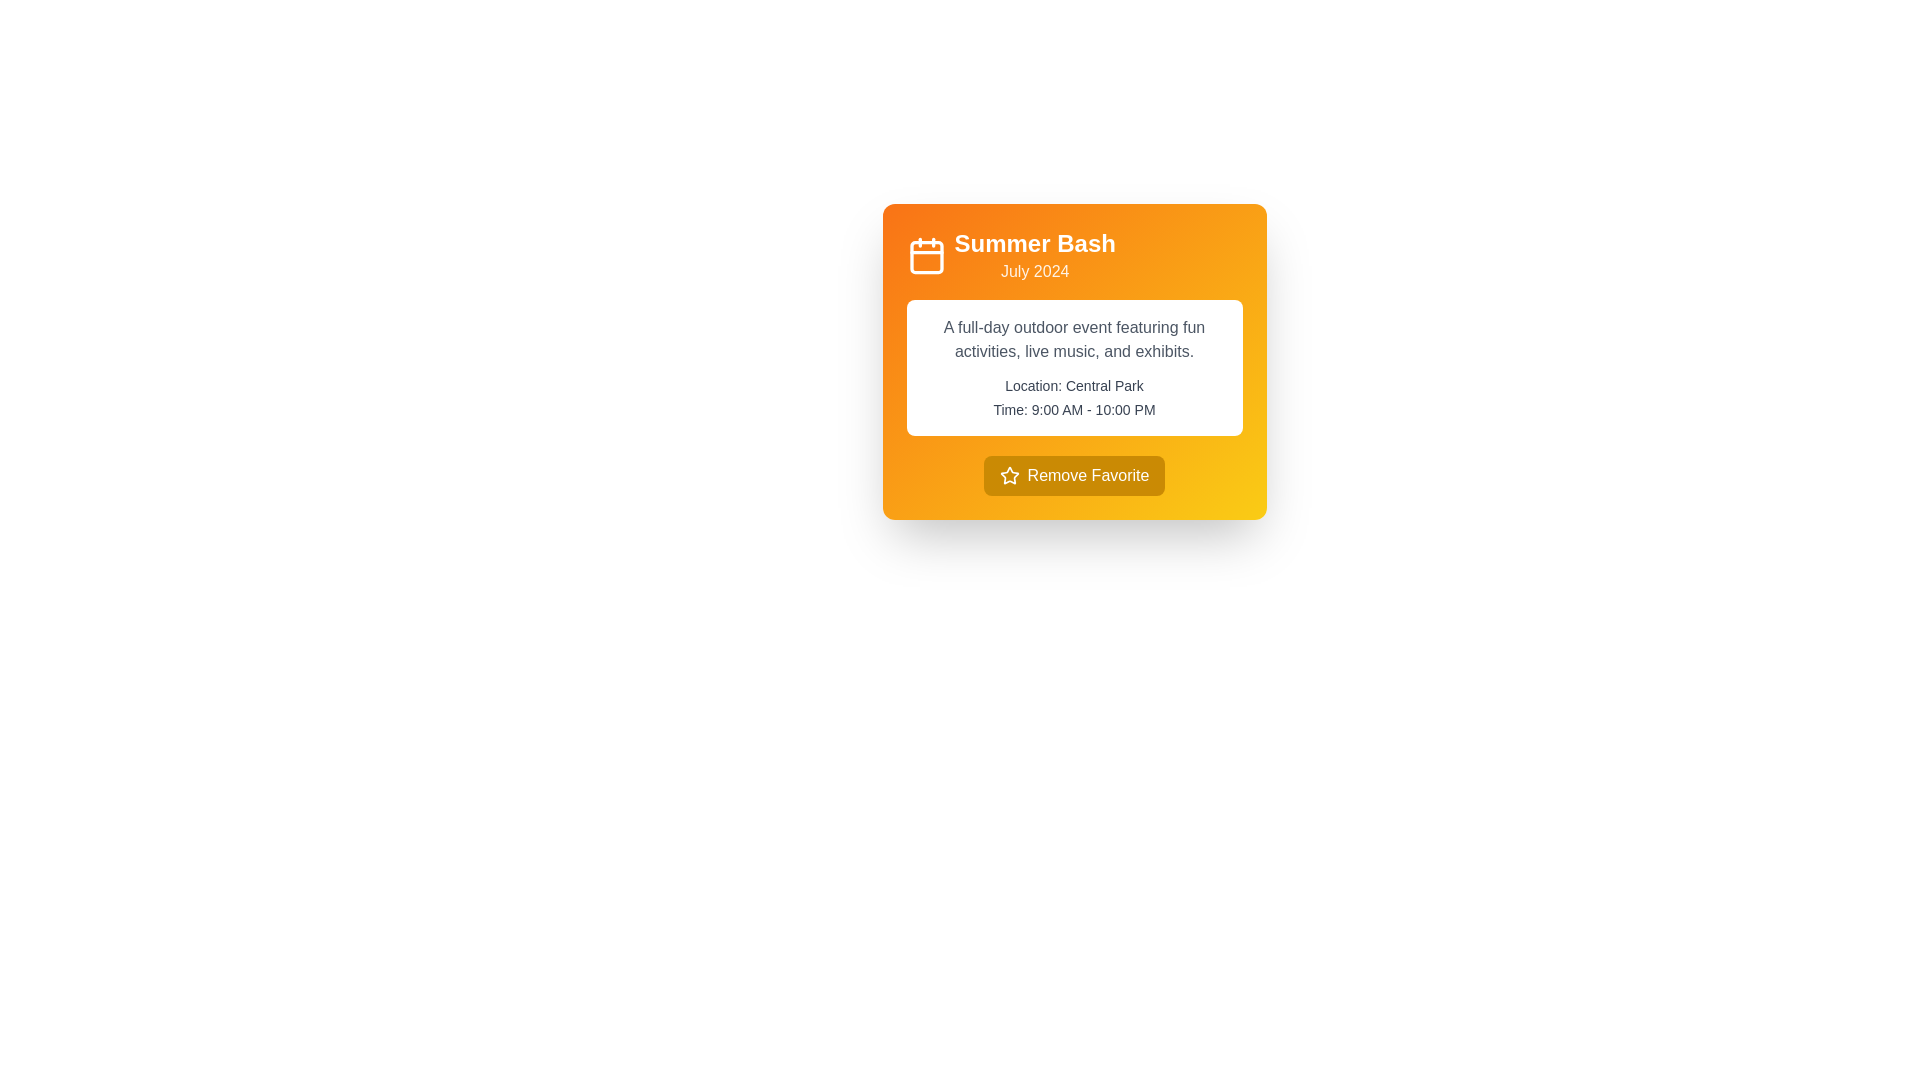 This screenshot has height=1080, width=1920. What do you see at coordinates (925, 254) in the screenshot?
I see `the calendar icon located at the upper-left corner of the yellow-orange card layout next to the 'Summer Bash' text` at bounding box center [925, 254].